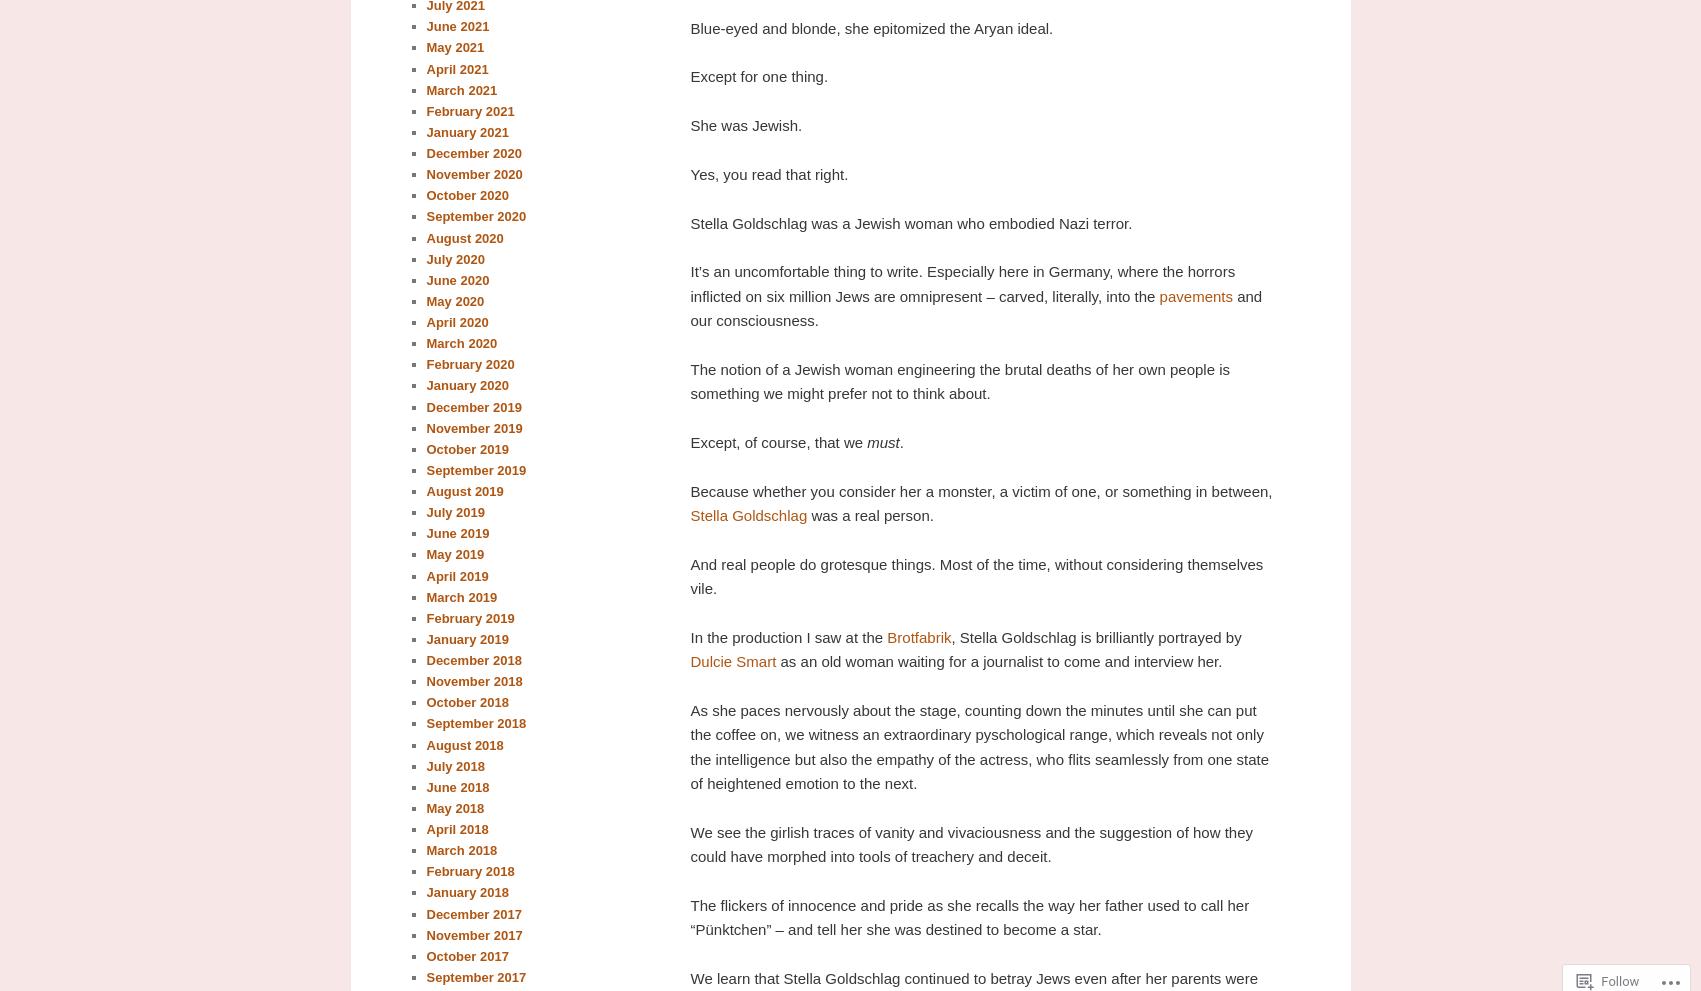 The height and width of the screenshot is (991, 1701). Describe the element at coordinates (465, 702) in the screenshot. I see `'October 2018'` at that location.